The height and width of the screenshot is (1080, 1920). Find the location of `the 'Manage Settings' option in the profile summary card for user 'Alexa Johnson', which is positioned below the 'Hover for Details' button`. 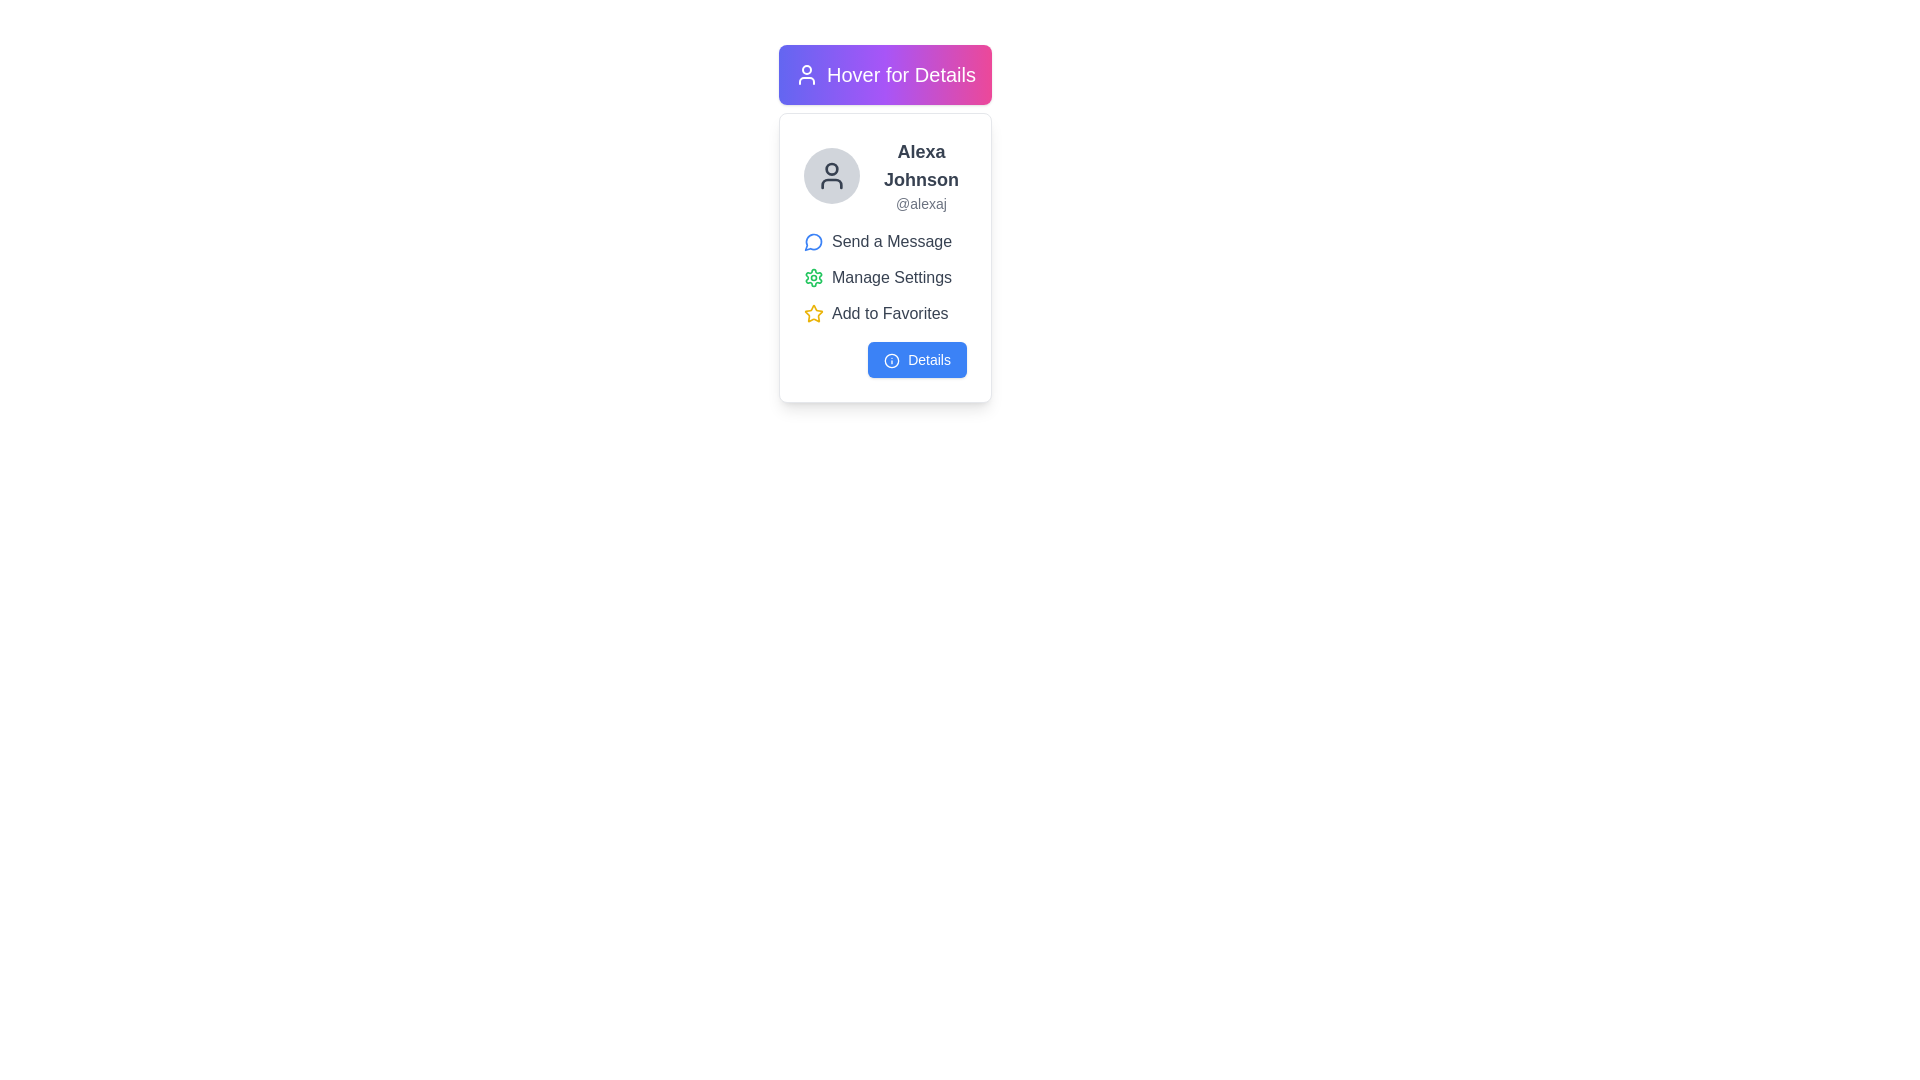

the 'Manage Settings' option in the profile summary card for user 'Alexa Johnson', which is positioned below the 'Hover for Details' button is located at coordinates (884, 257).